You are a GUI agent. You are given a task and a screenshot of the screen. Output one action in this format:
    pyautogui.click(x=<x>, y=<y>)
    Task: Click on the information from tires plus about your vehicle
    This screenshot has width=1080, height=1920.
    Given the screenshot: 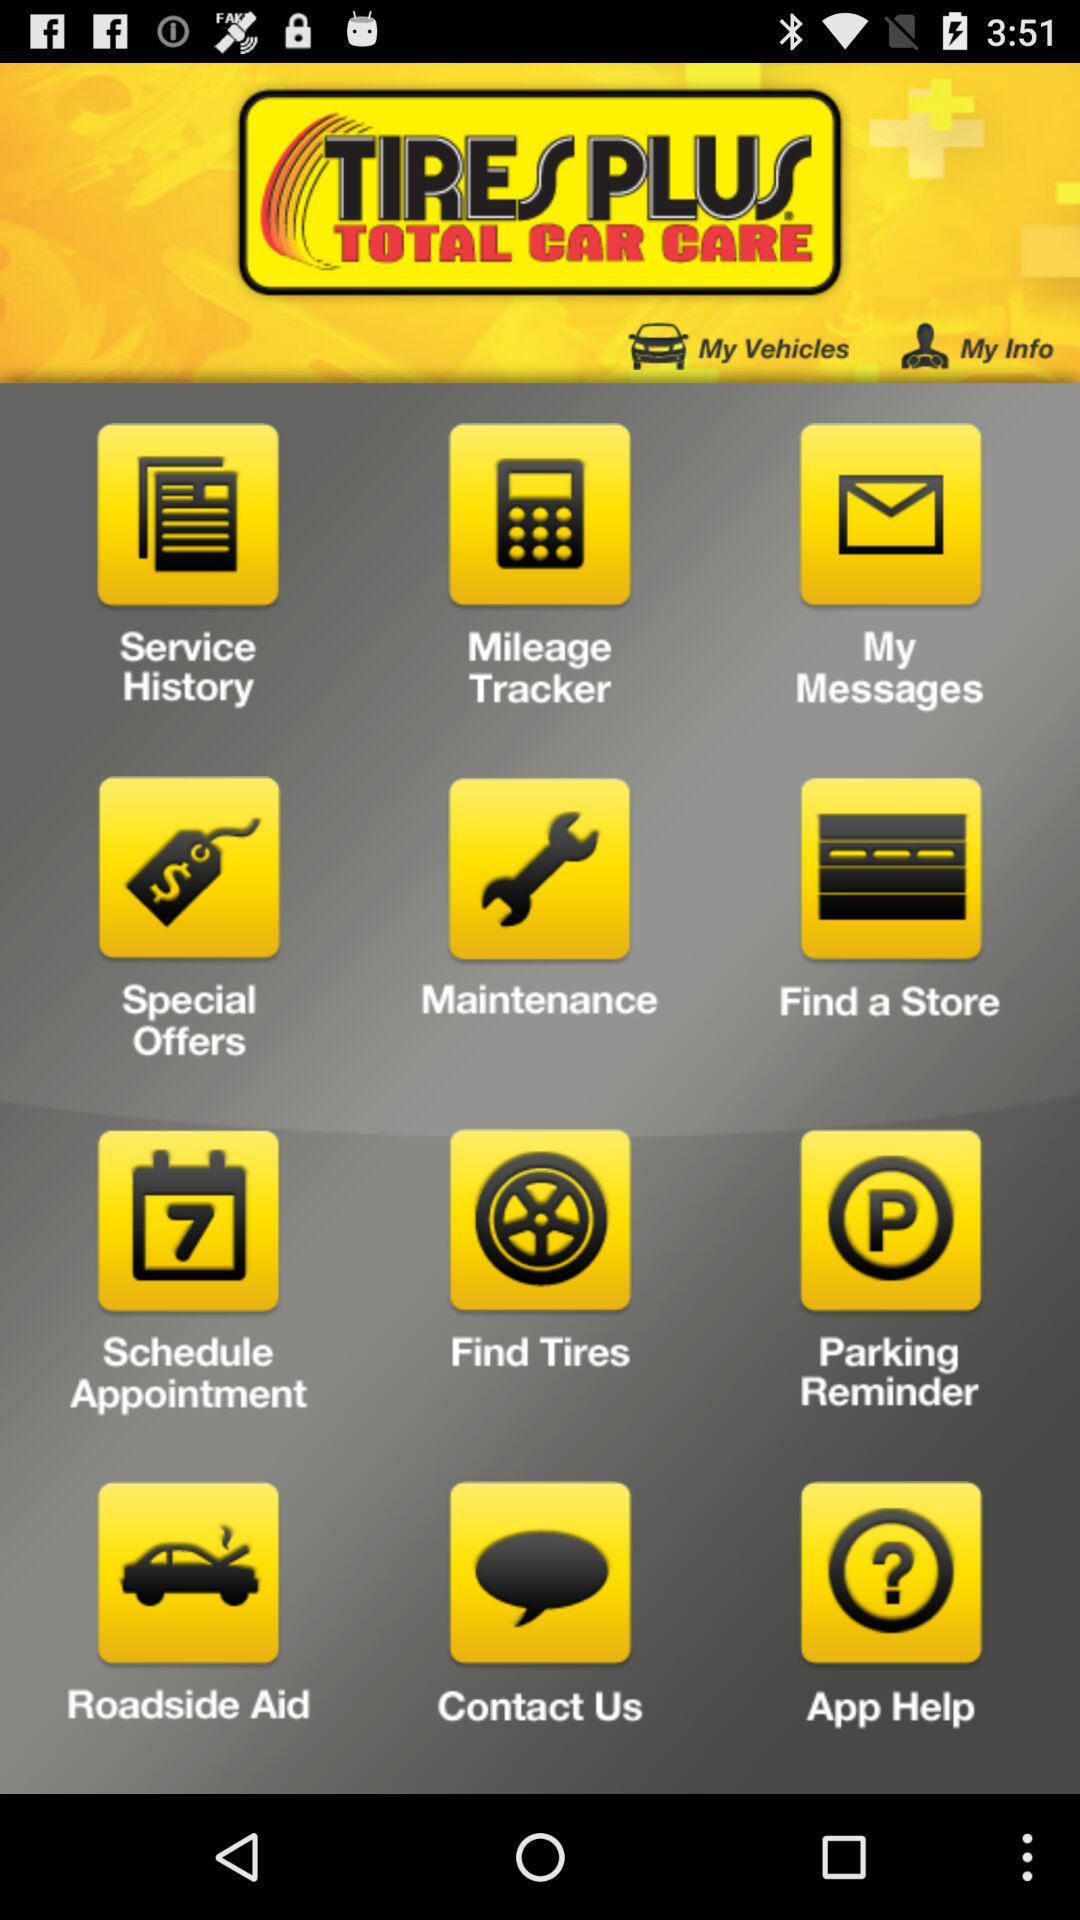 What is the action you would take?
    pyautogui.click(x=738, y=346)
    